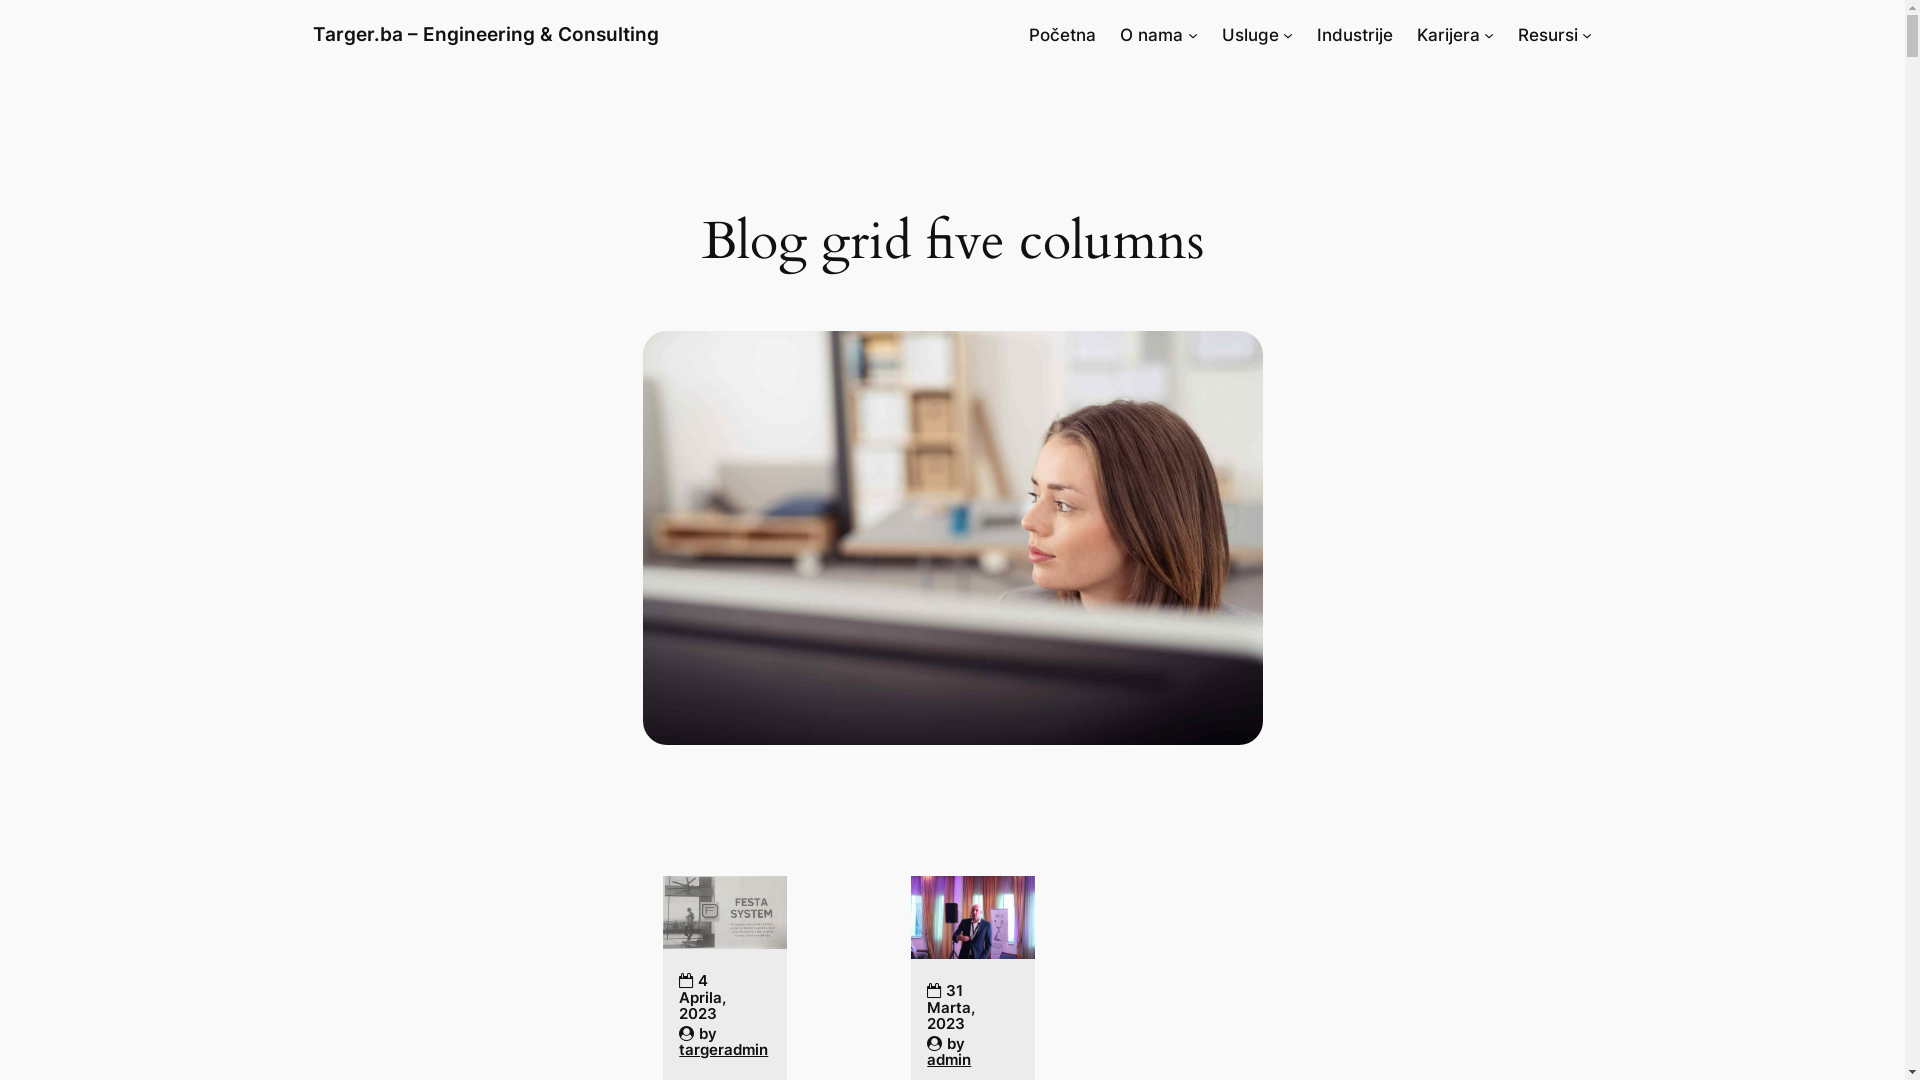 This screenshot has width=1920, height=1080. I want to click on 'O nama', so click(1118, 34).